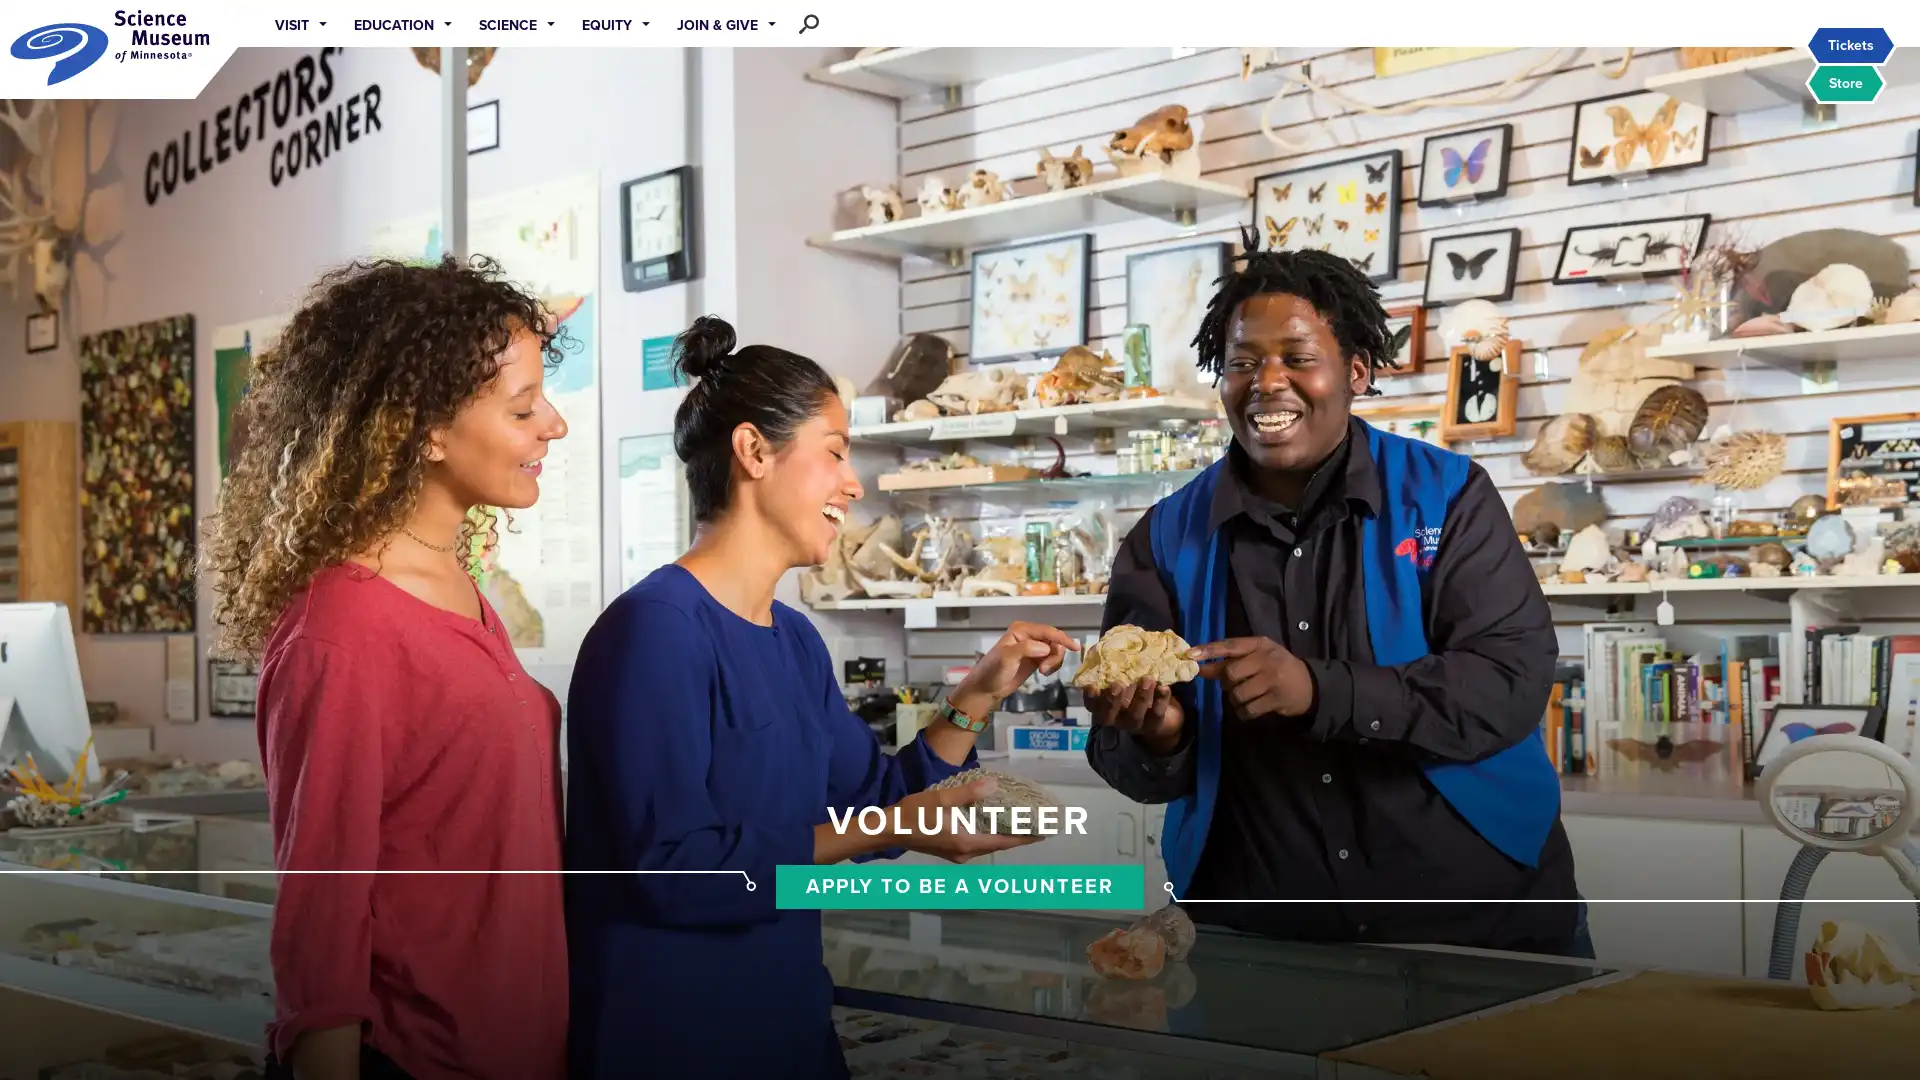 The width and height of the screenshot is (1920, 1080). I want to click on Go, so click(867, 23).